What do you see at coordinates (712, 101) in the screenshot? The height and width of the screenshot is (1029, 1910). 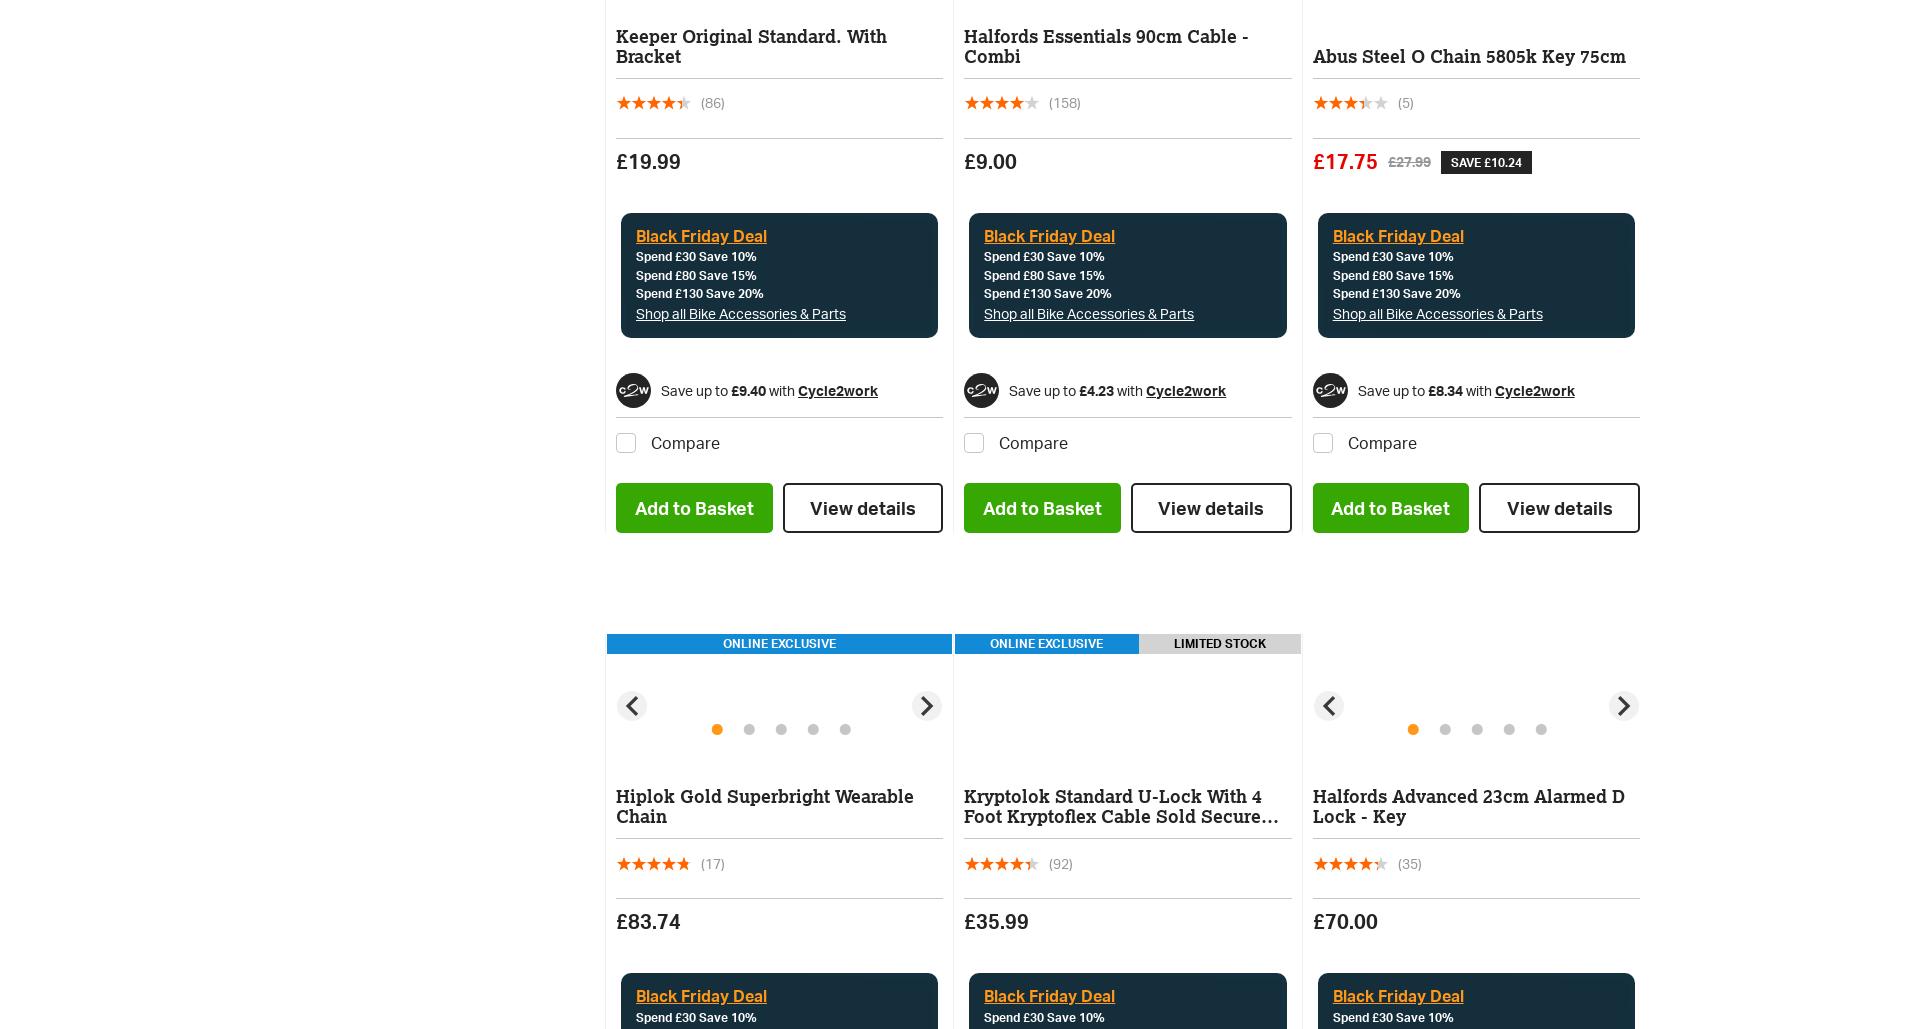 I see `'(86)'` at bounding box center [712, 101].